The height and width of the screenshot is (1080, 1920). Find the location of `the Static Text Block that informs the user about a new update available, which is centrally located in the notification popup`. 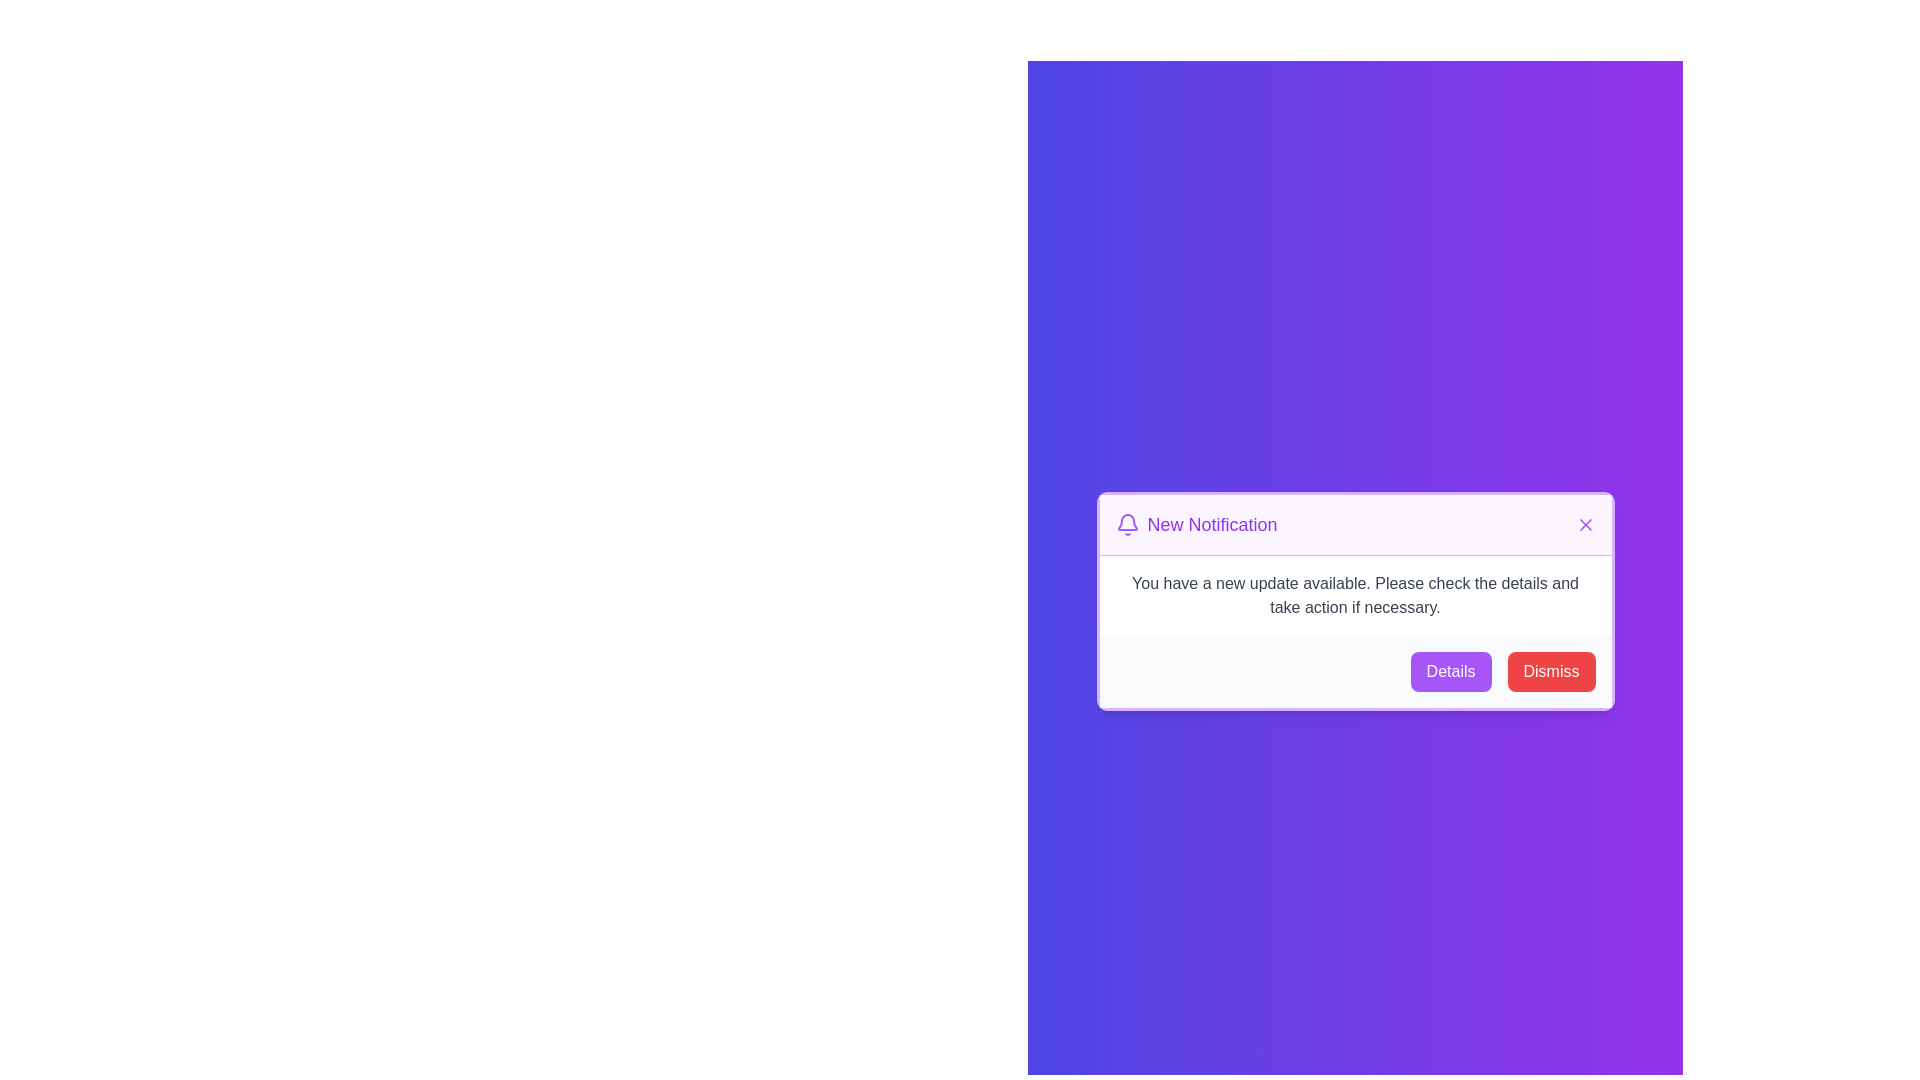

the Static Text Block that informs the user about a new update available, which is centrally located in the notification popup is located at coordinates (1355, 594).